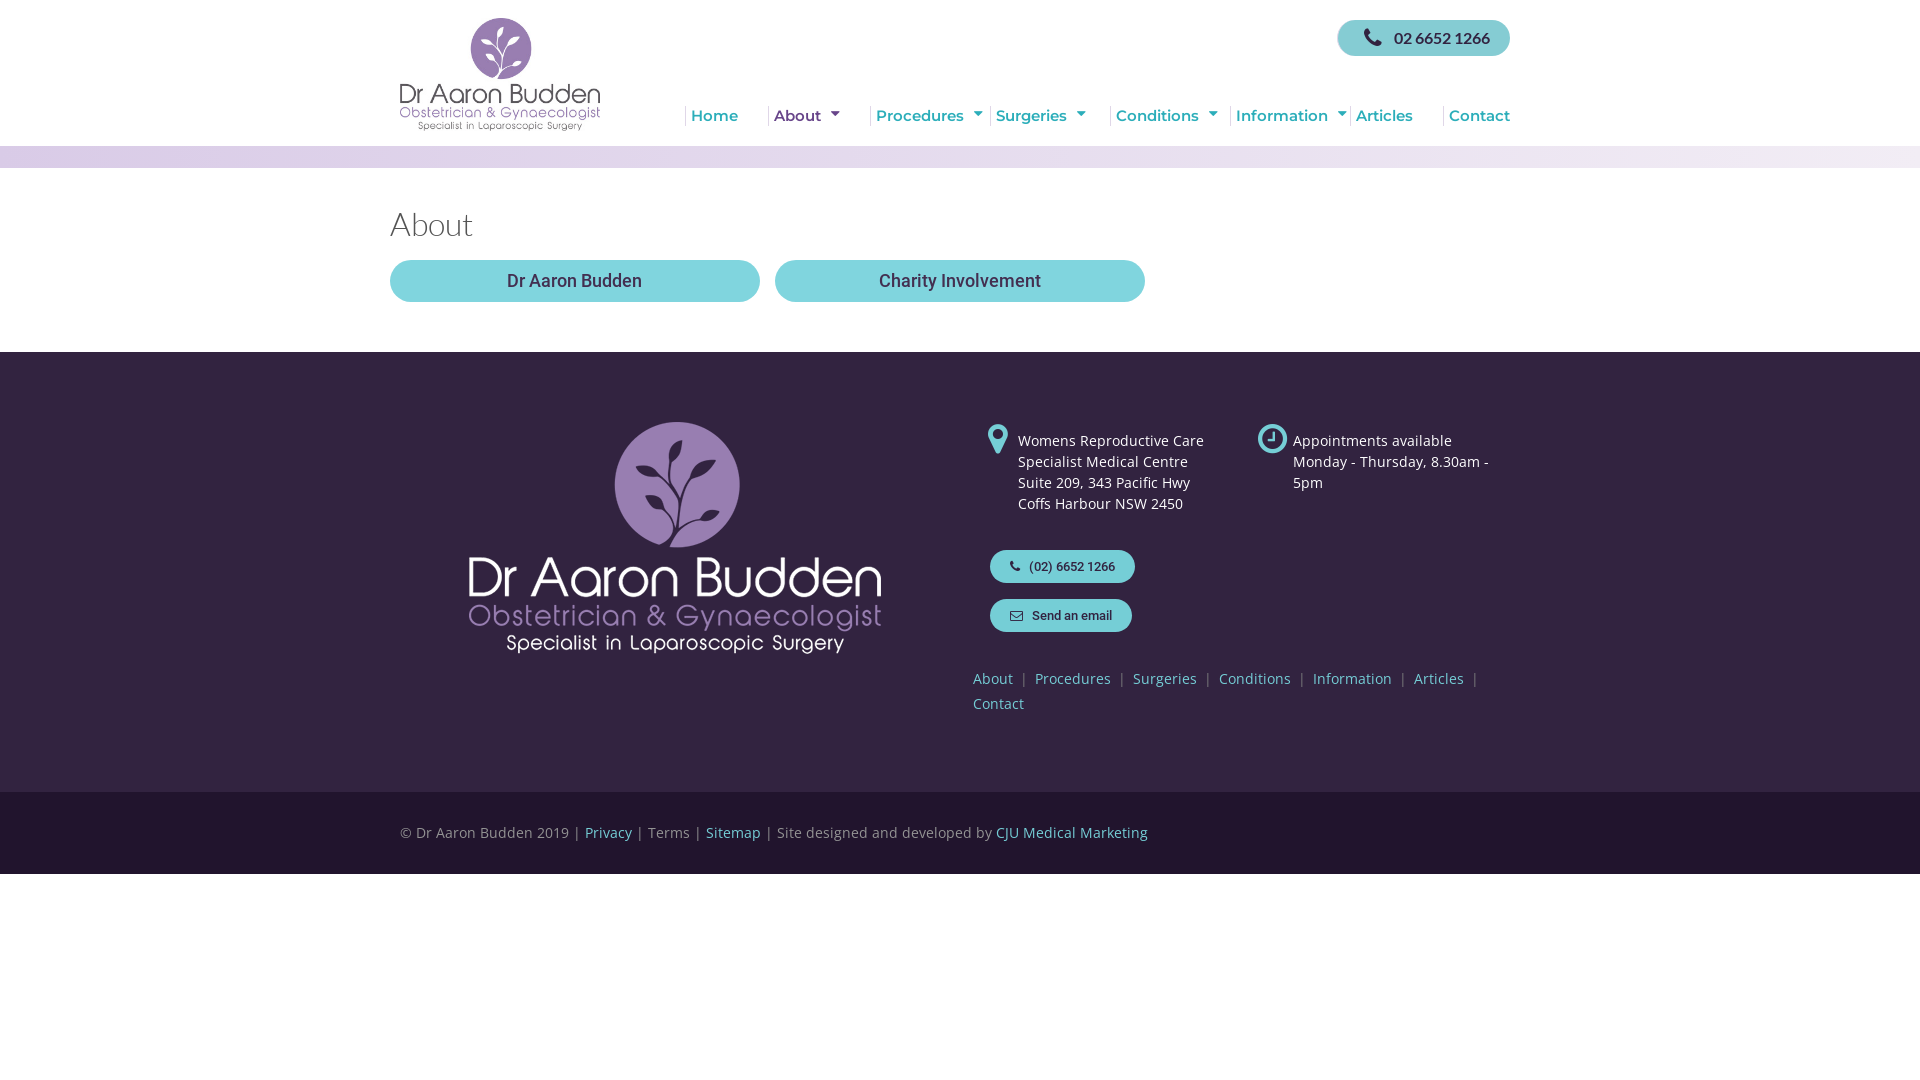 This screenshot has width=1920, height=1080. I want to click on 'Privacy', so click(607, 832).